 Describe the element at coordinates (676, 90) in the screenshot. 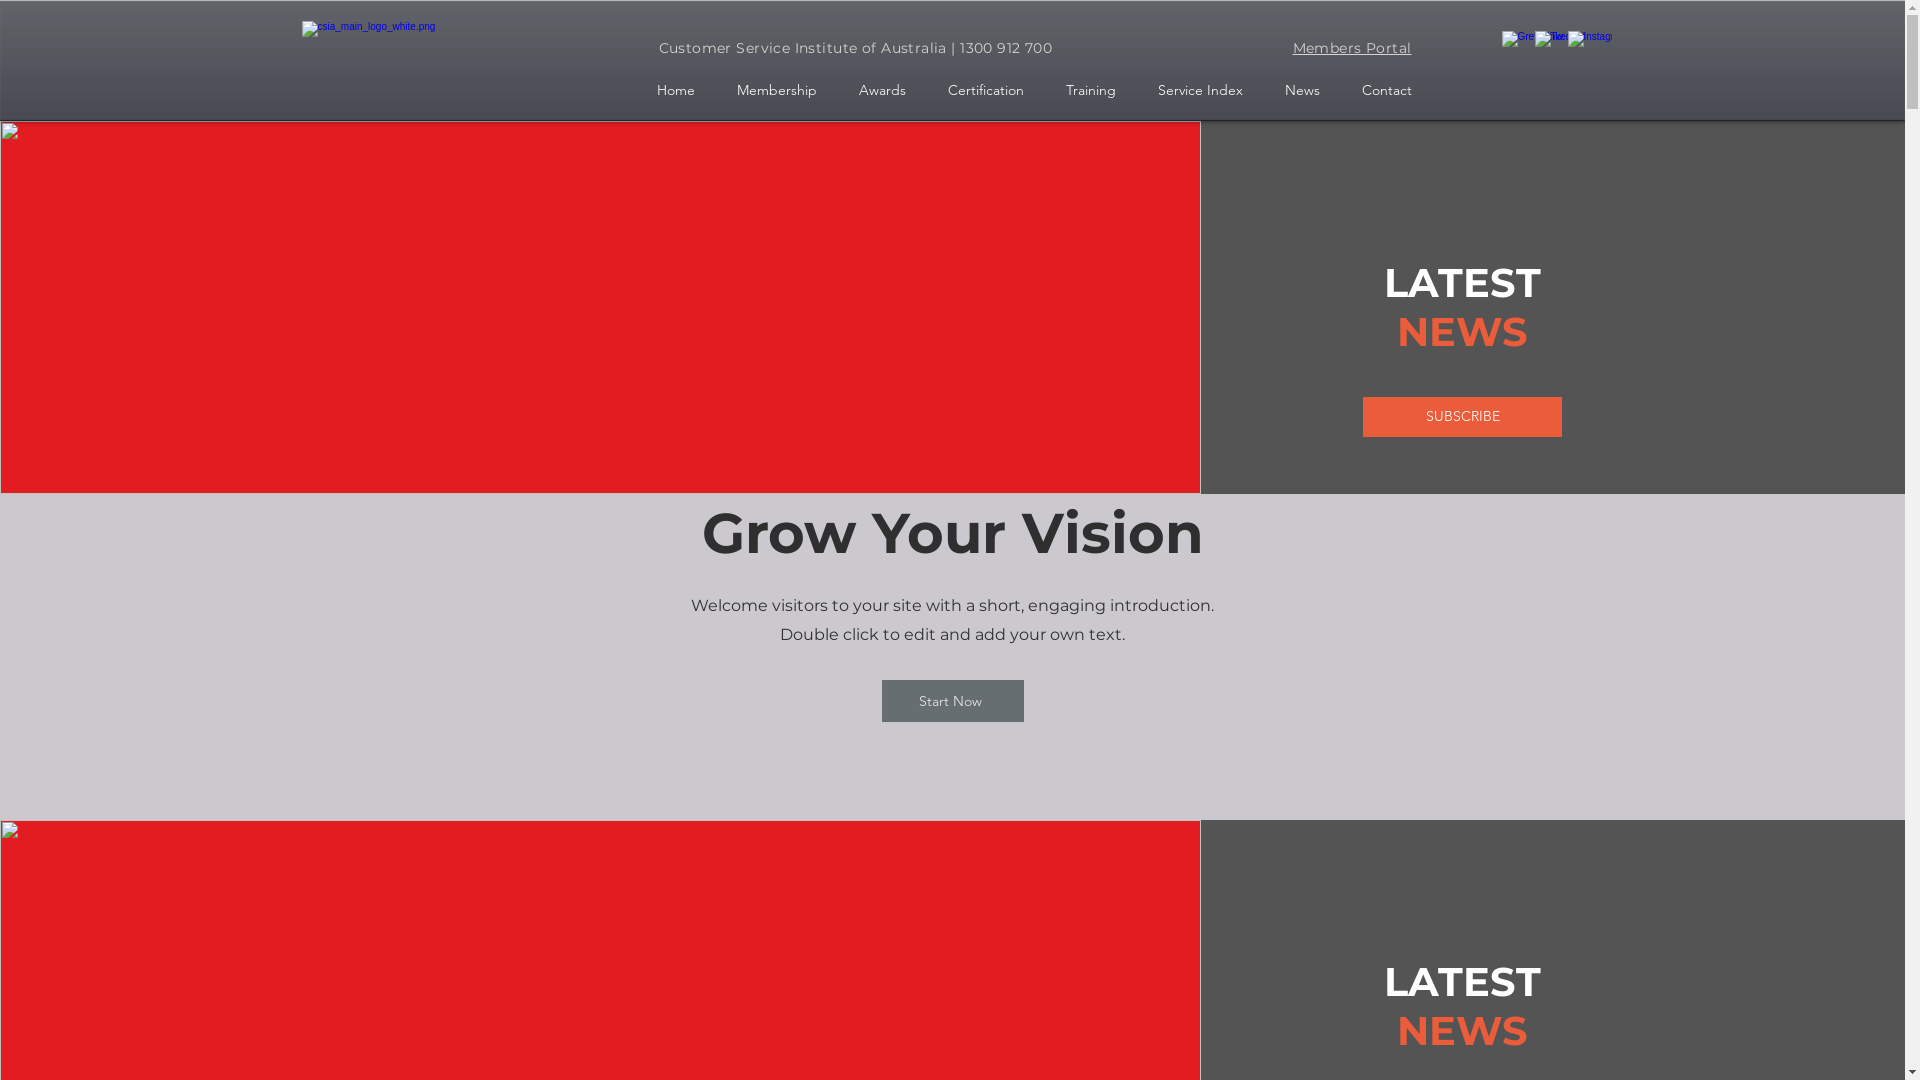

I see `'Home'` at that location.